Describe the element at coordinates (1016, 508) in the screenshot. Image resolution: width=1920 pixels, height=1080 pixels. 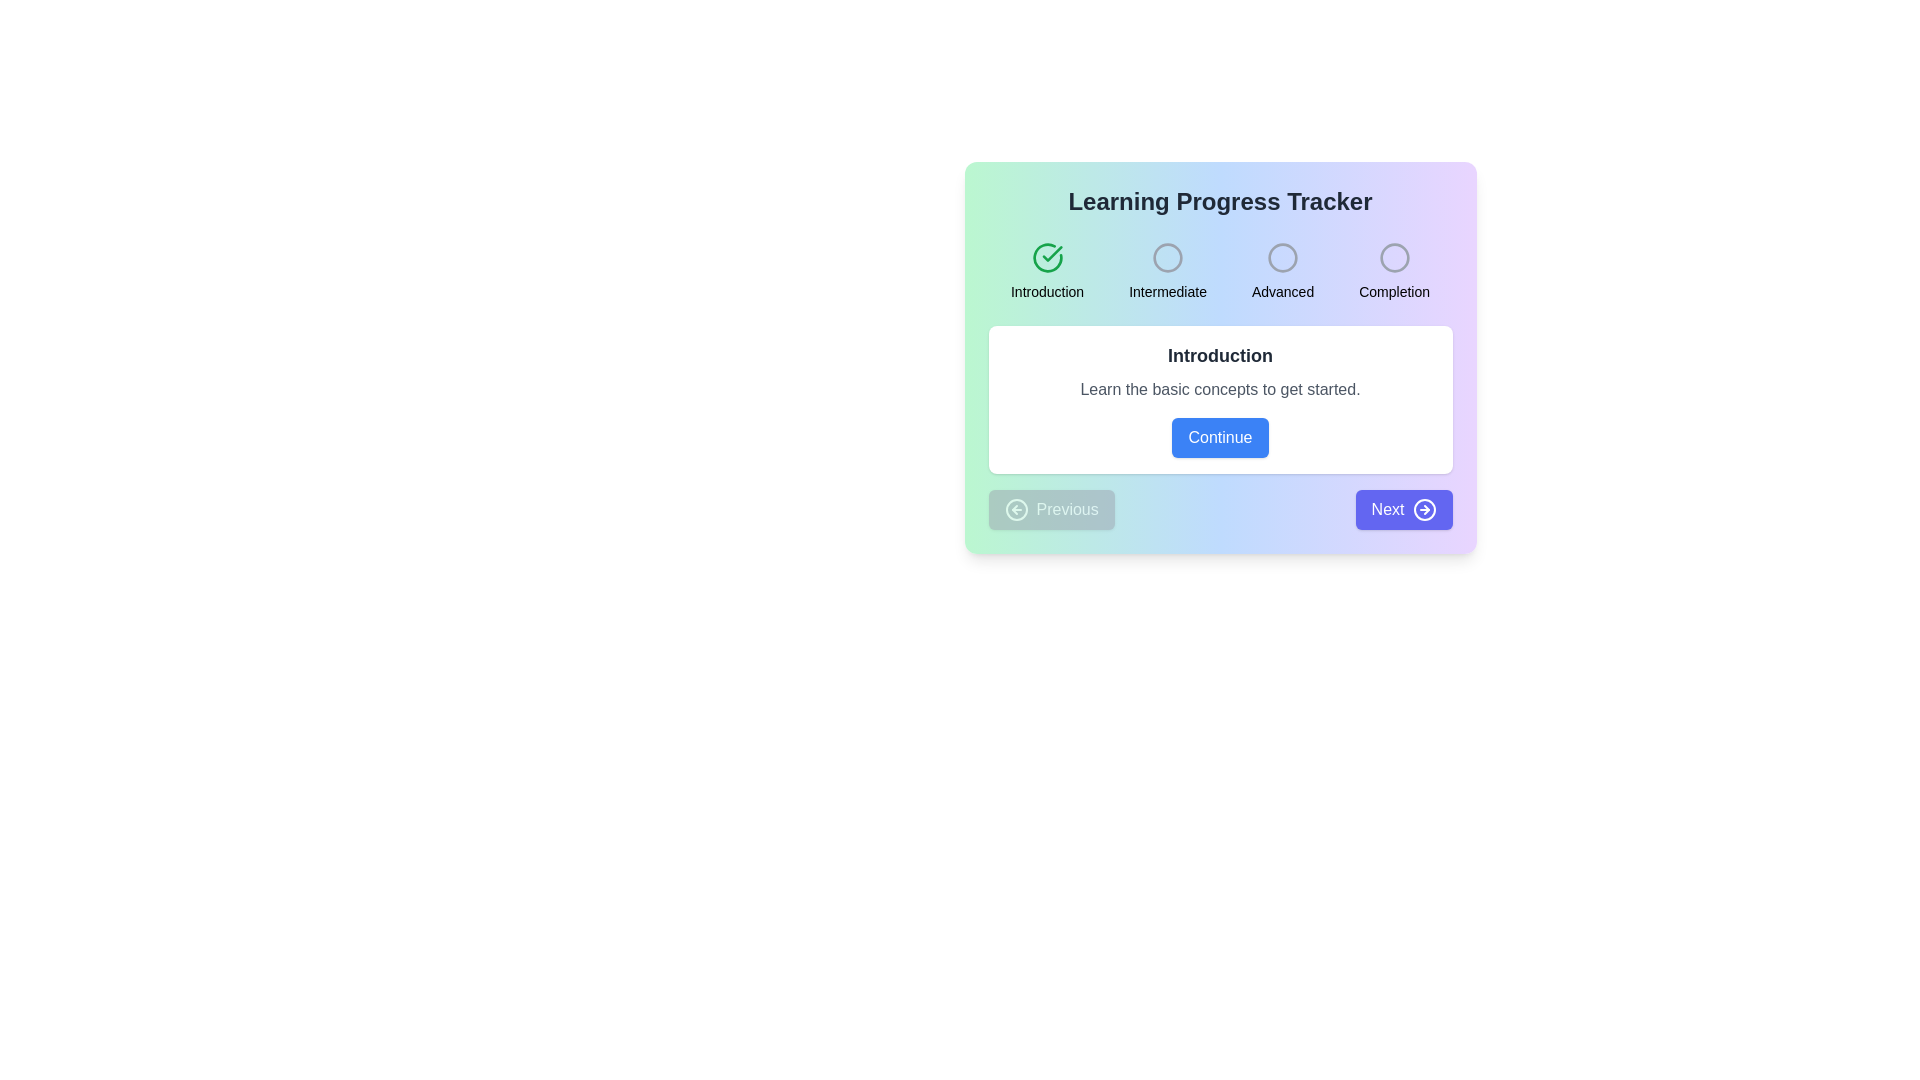
I see `the circular element representing the 'Previous' button` at that location.